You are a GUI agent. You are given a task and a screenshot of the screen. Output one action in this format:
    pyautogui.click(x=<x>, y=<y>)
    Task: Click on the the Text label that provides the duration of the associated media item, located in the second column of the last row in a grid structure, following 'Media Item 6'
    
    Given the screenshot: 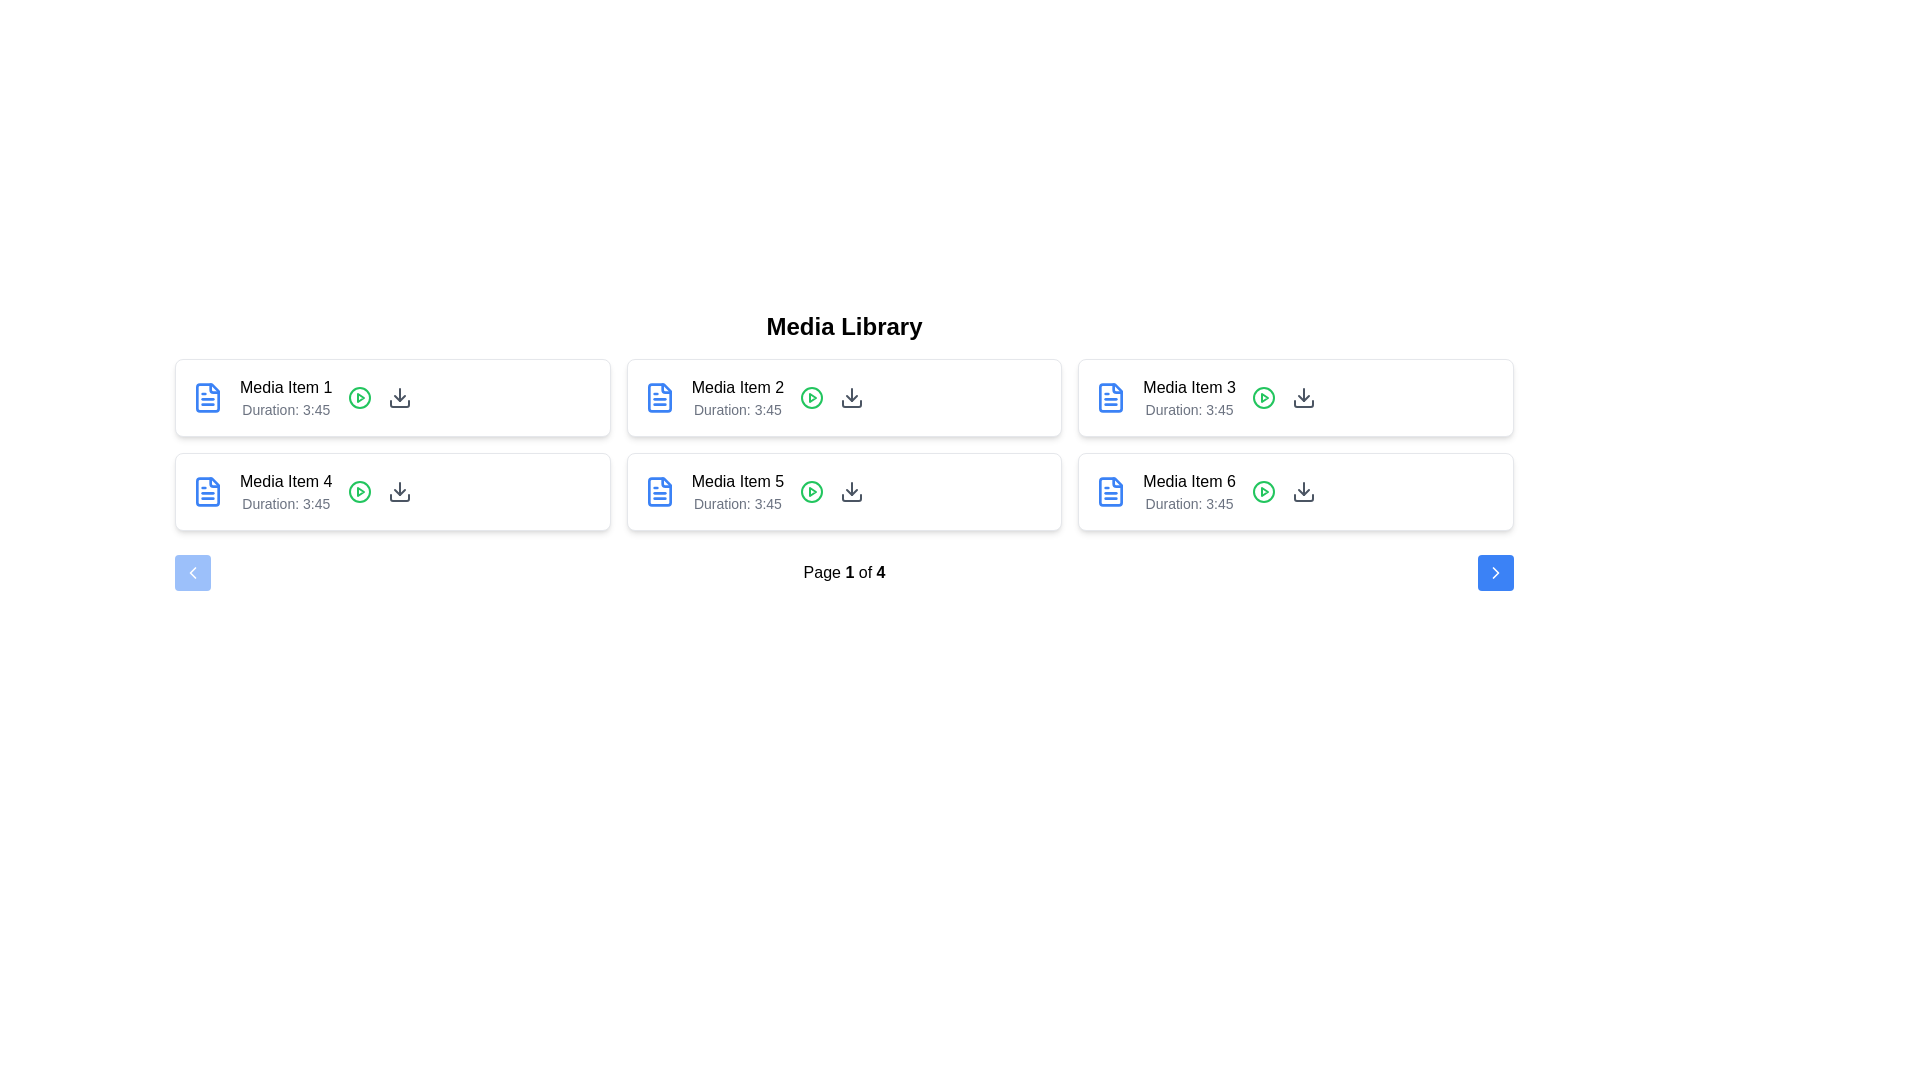 What is the action you would take?
    pyautogui.click(x=1189, y=503)
    